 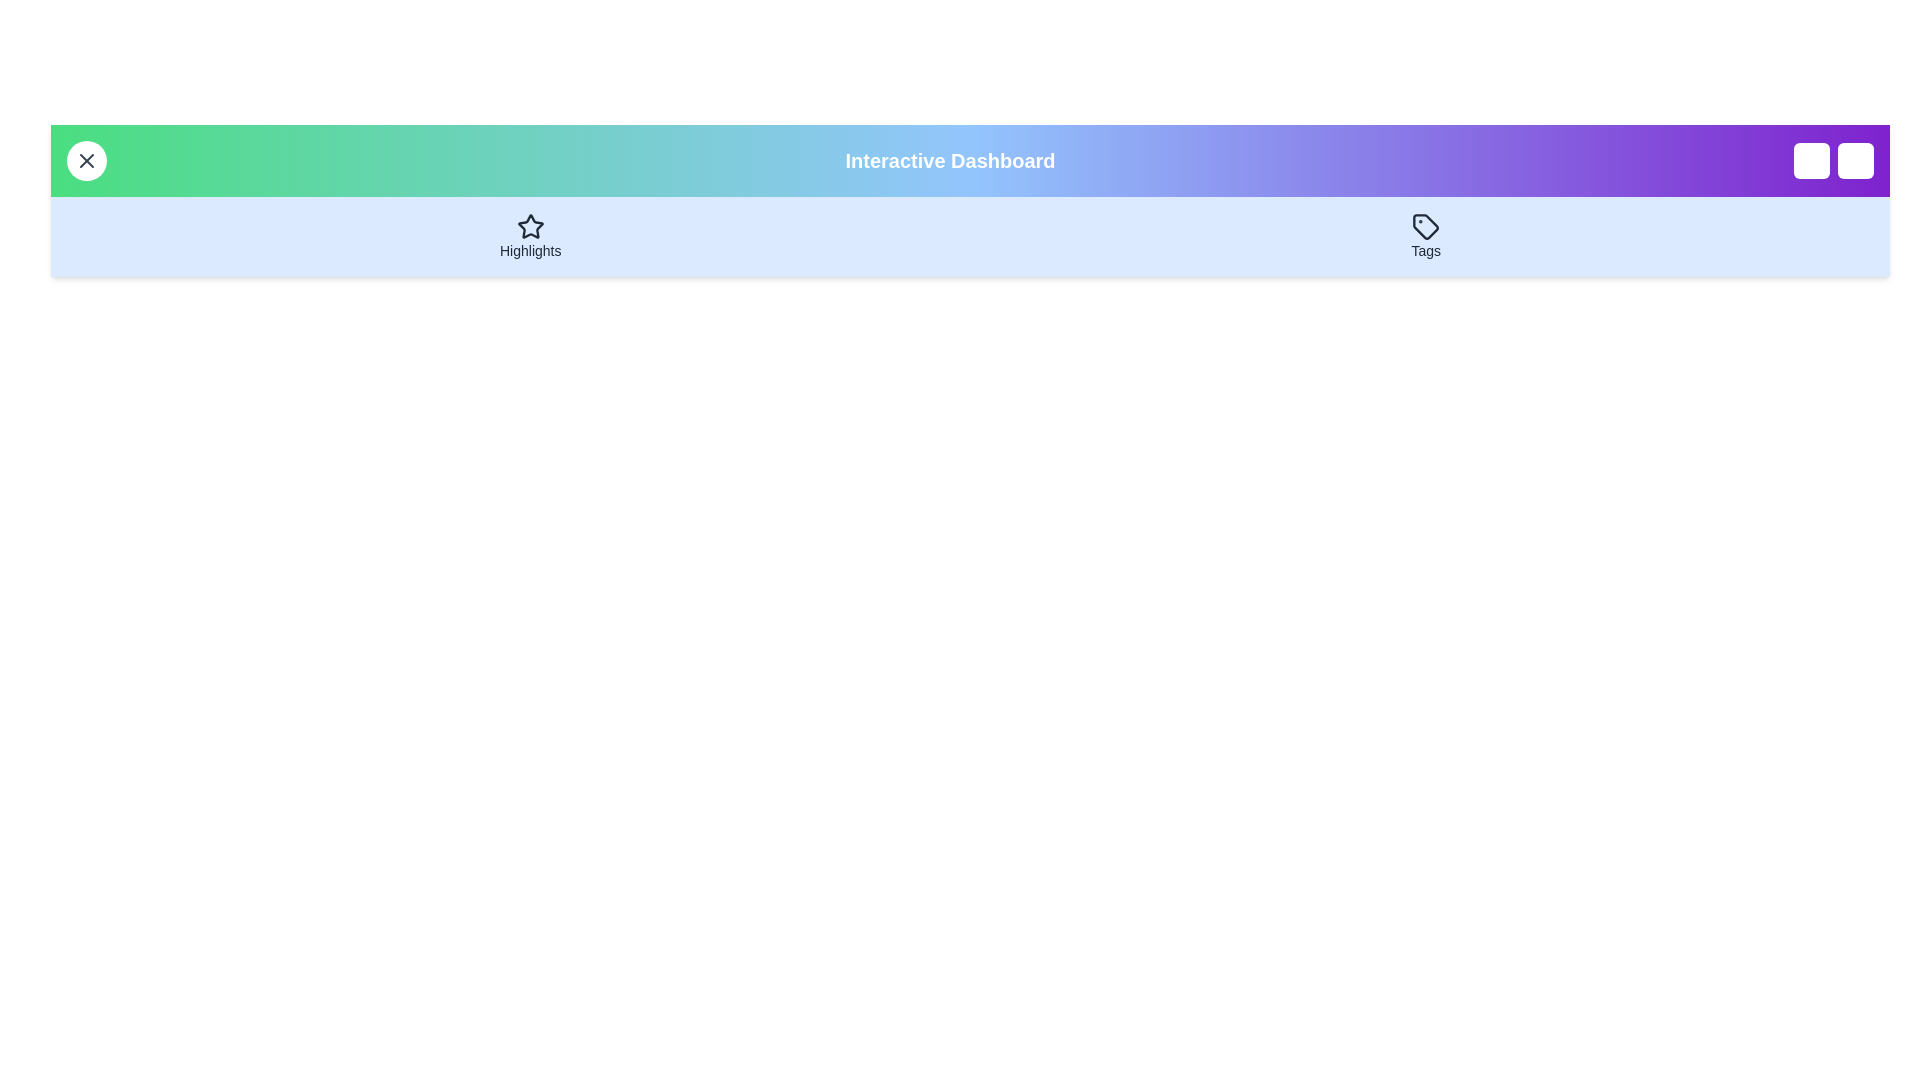 What do you see at coordinates (85, 160) in the screenshot?
I see `the menu toggle button to toggle the menu visibility` at bounding box center [85, 160].